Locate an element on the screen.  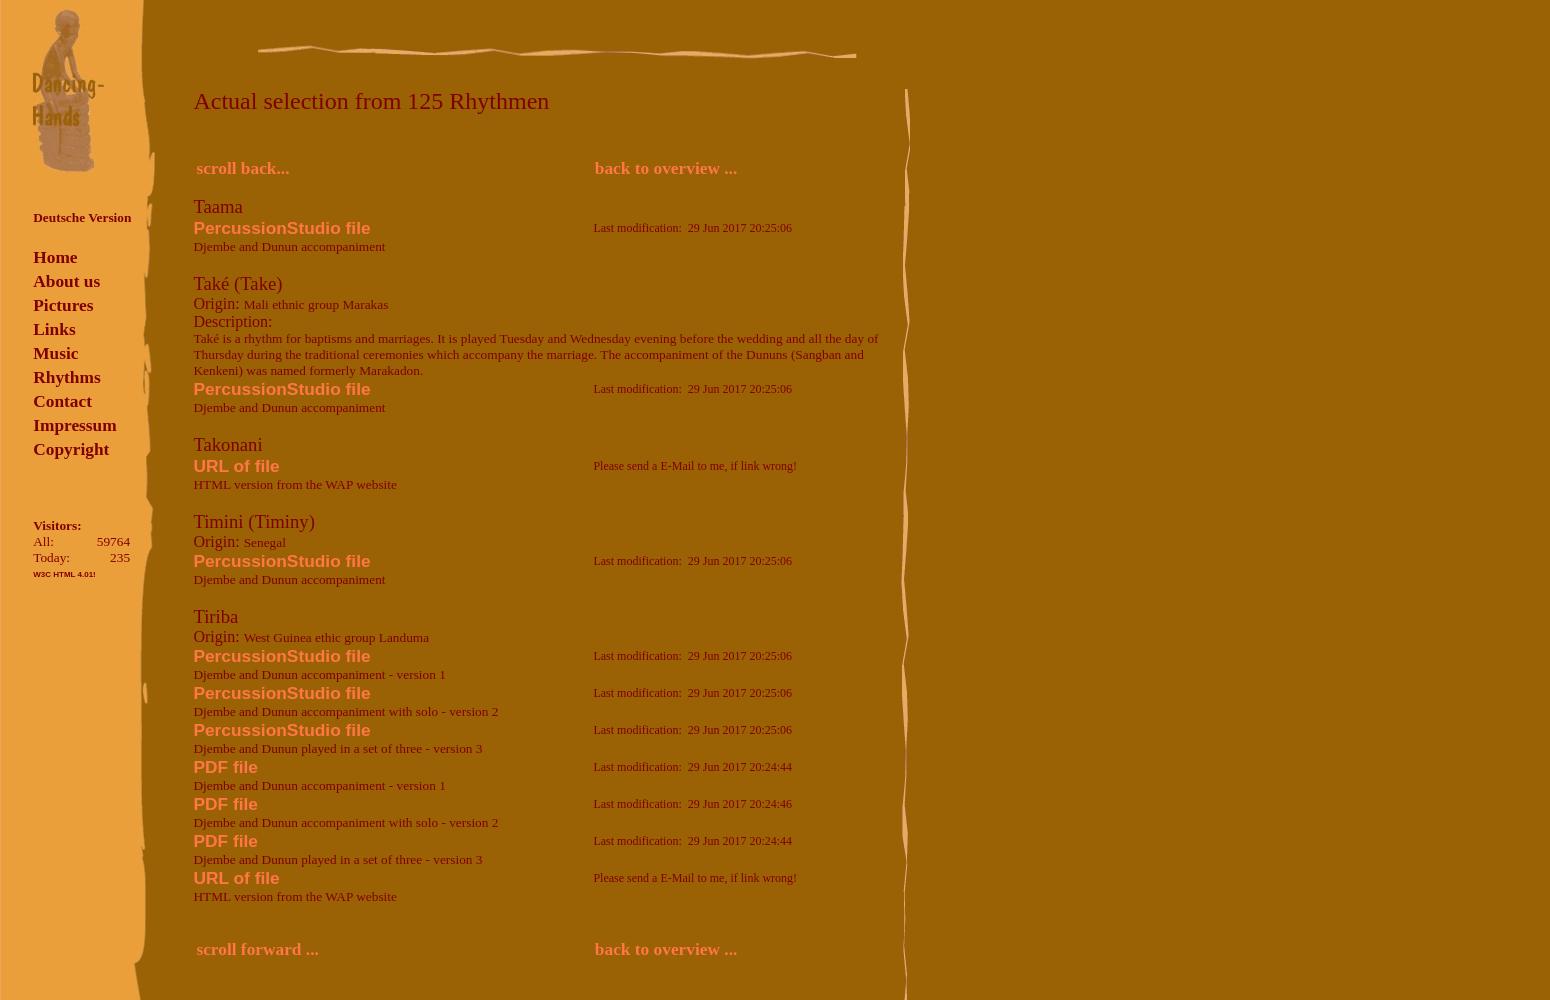
'Music' is located at coordinates (54, 352).